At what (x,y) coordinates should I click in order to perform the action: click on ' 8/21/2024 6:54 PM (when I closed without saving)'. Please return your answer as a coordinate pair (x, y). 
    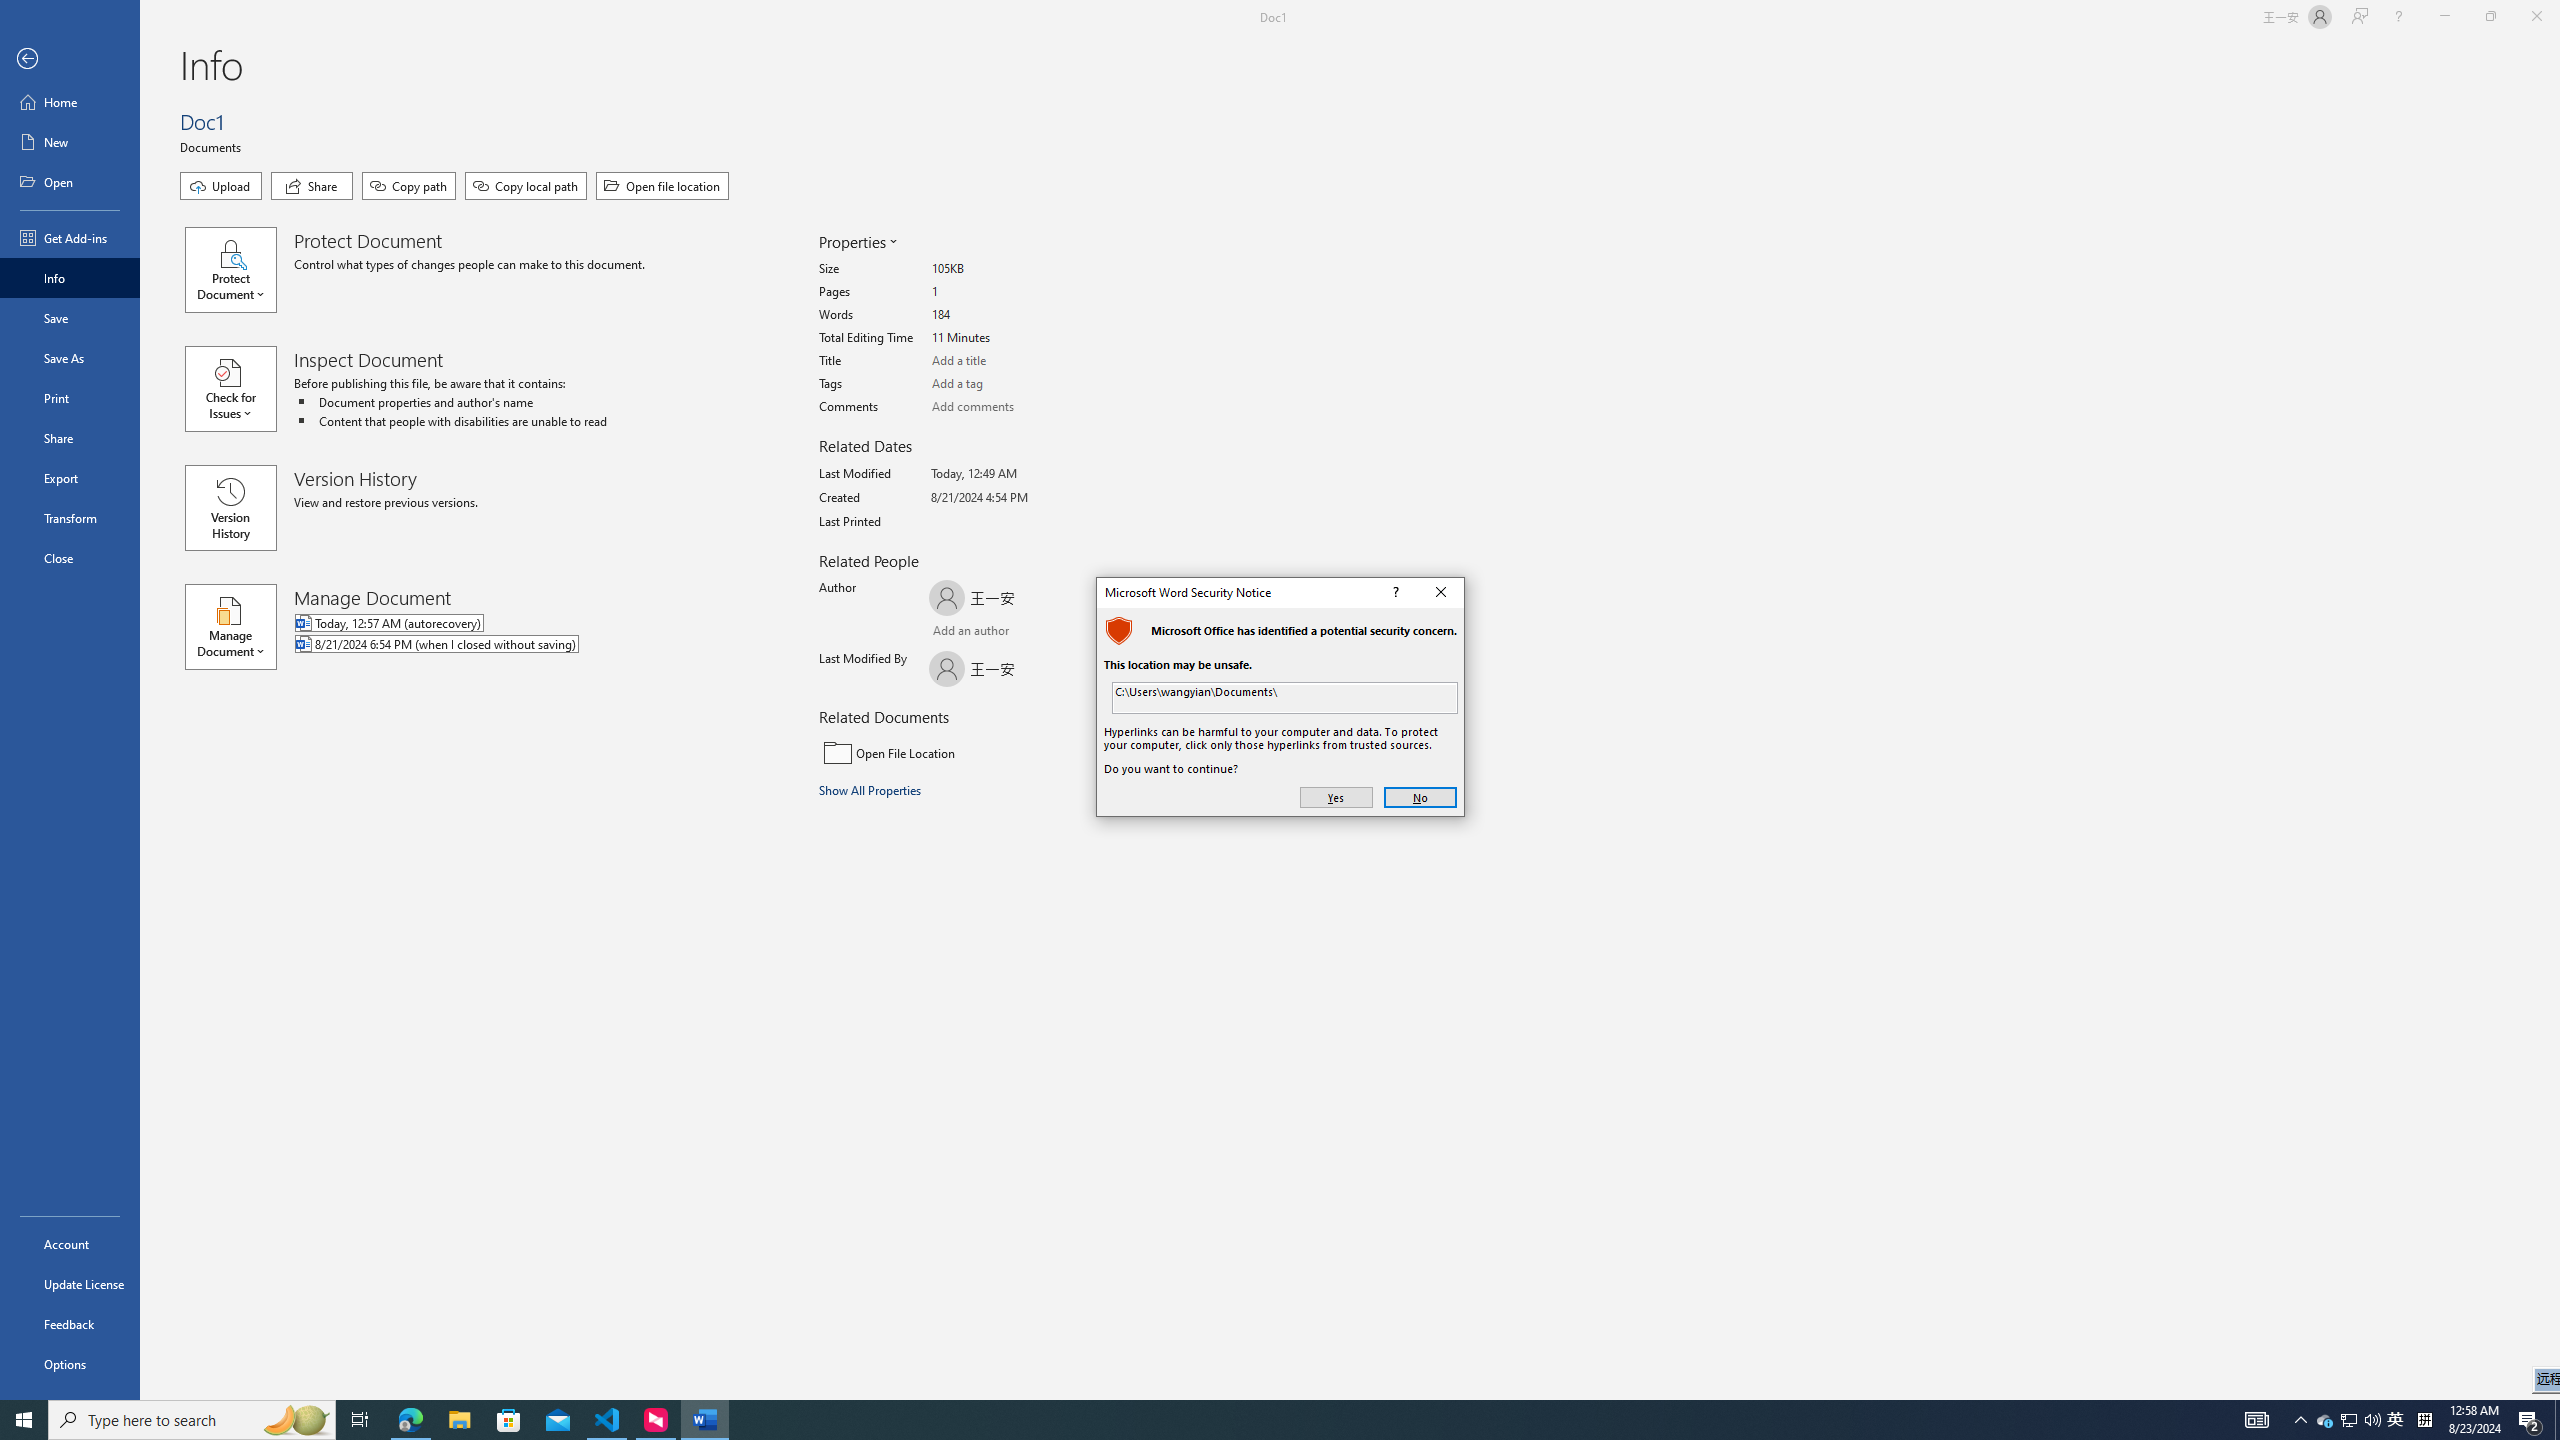
    Looking at the image, I should click on (518, 644).